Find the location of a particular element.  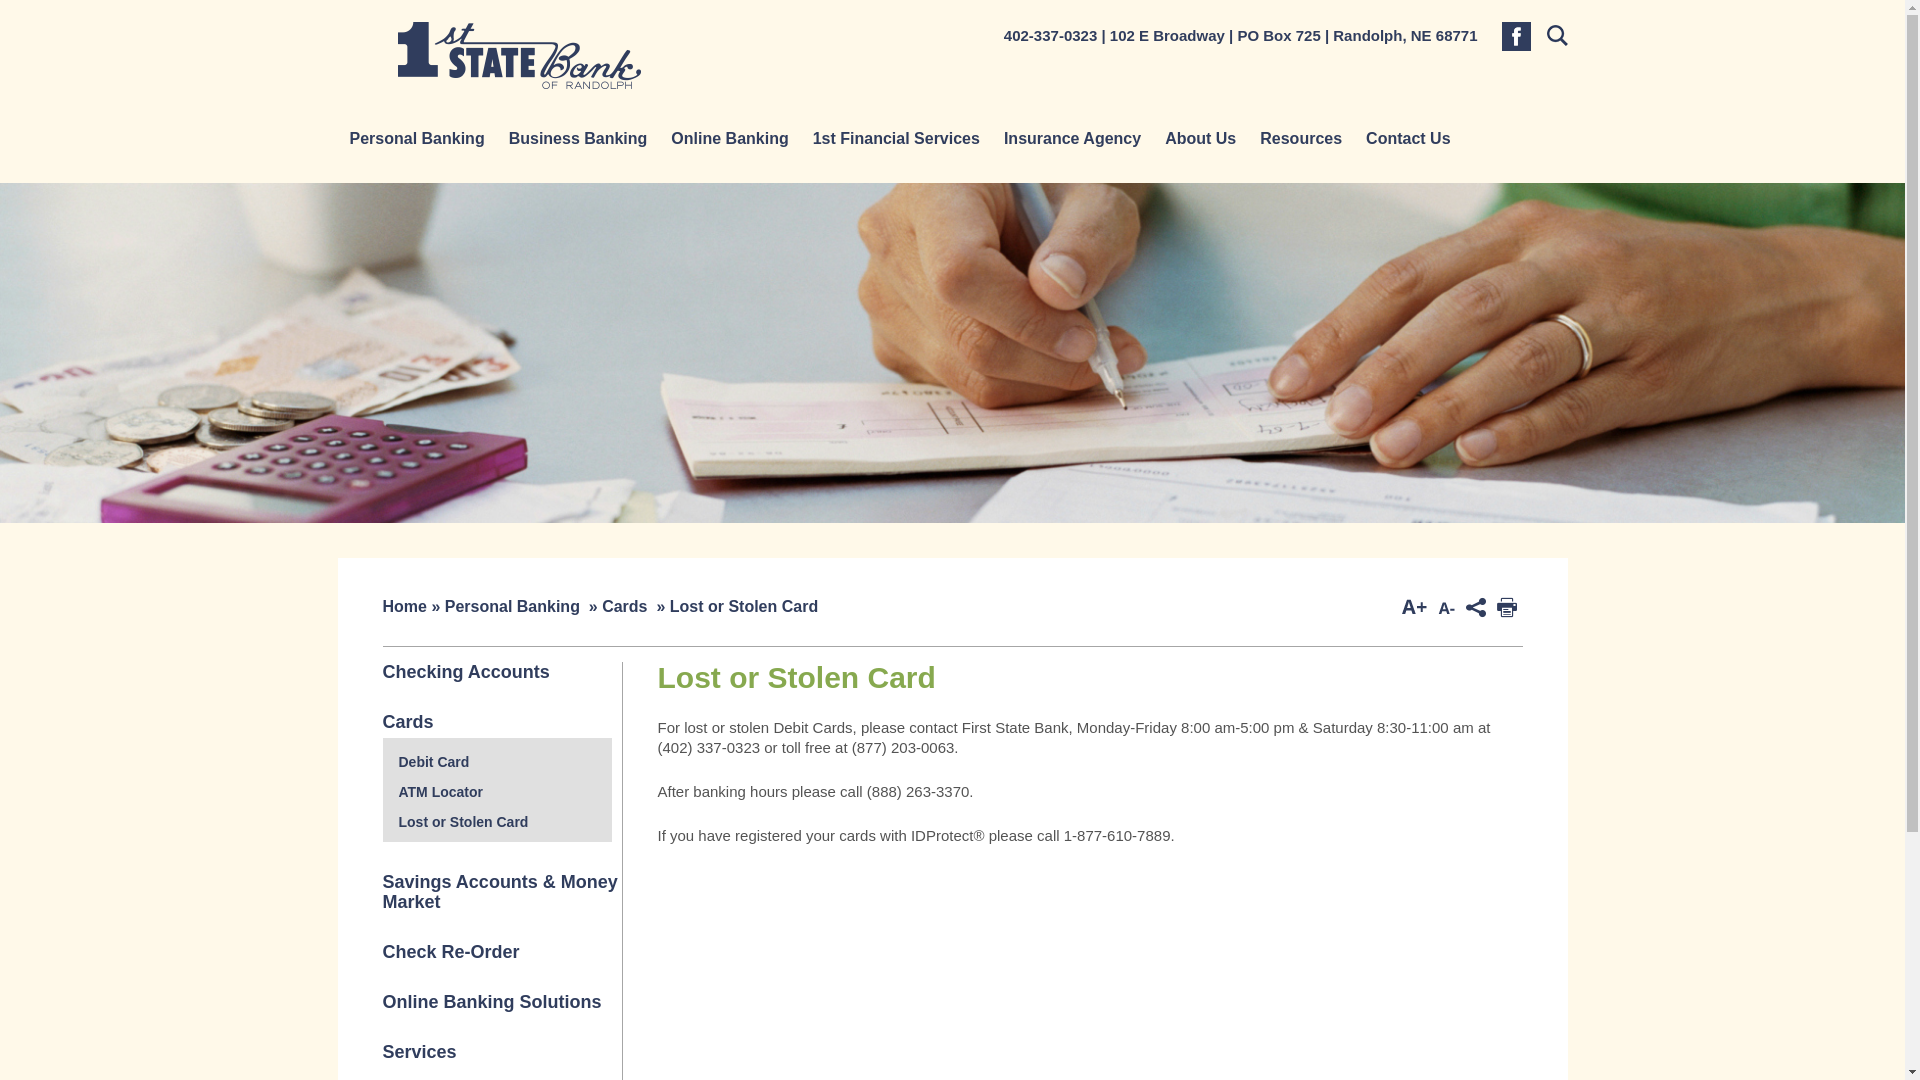

'402-337-0323' is located at coordinates (1003, 35).